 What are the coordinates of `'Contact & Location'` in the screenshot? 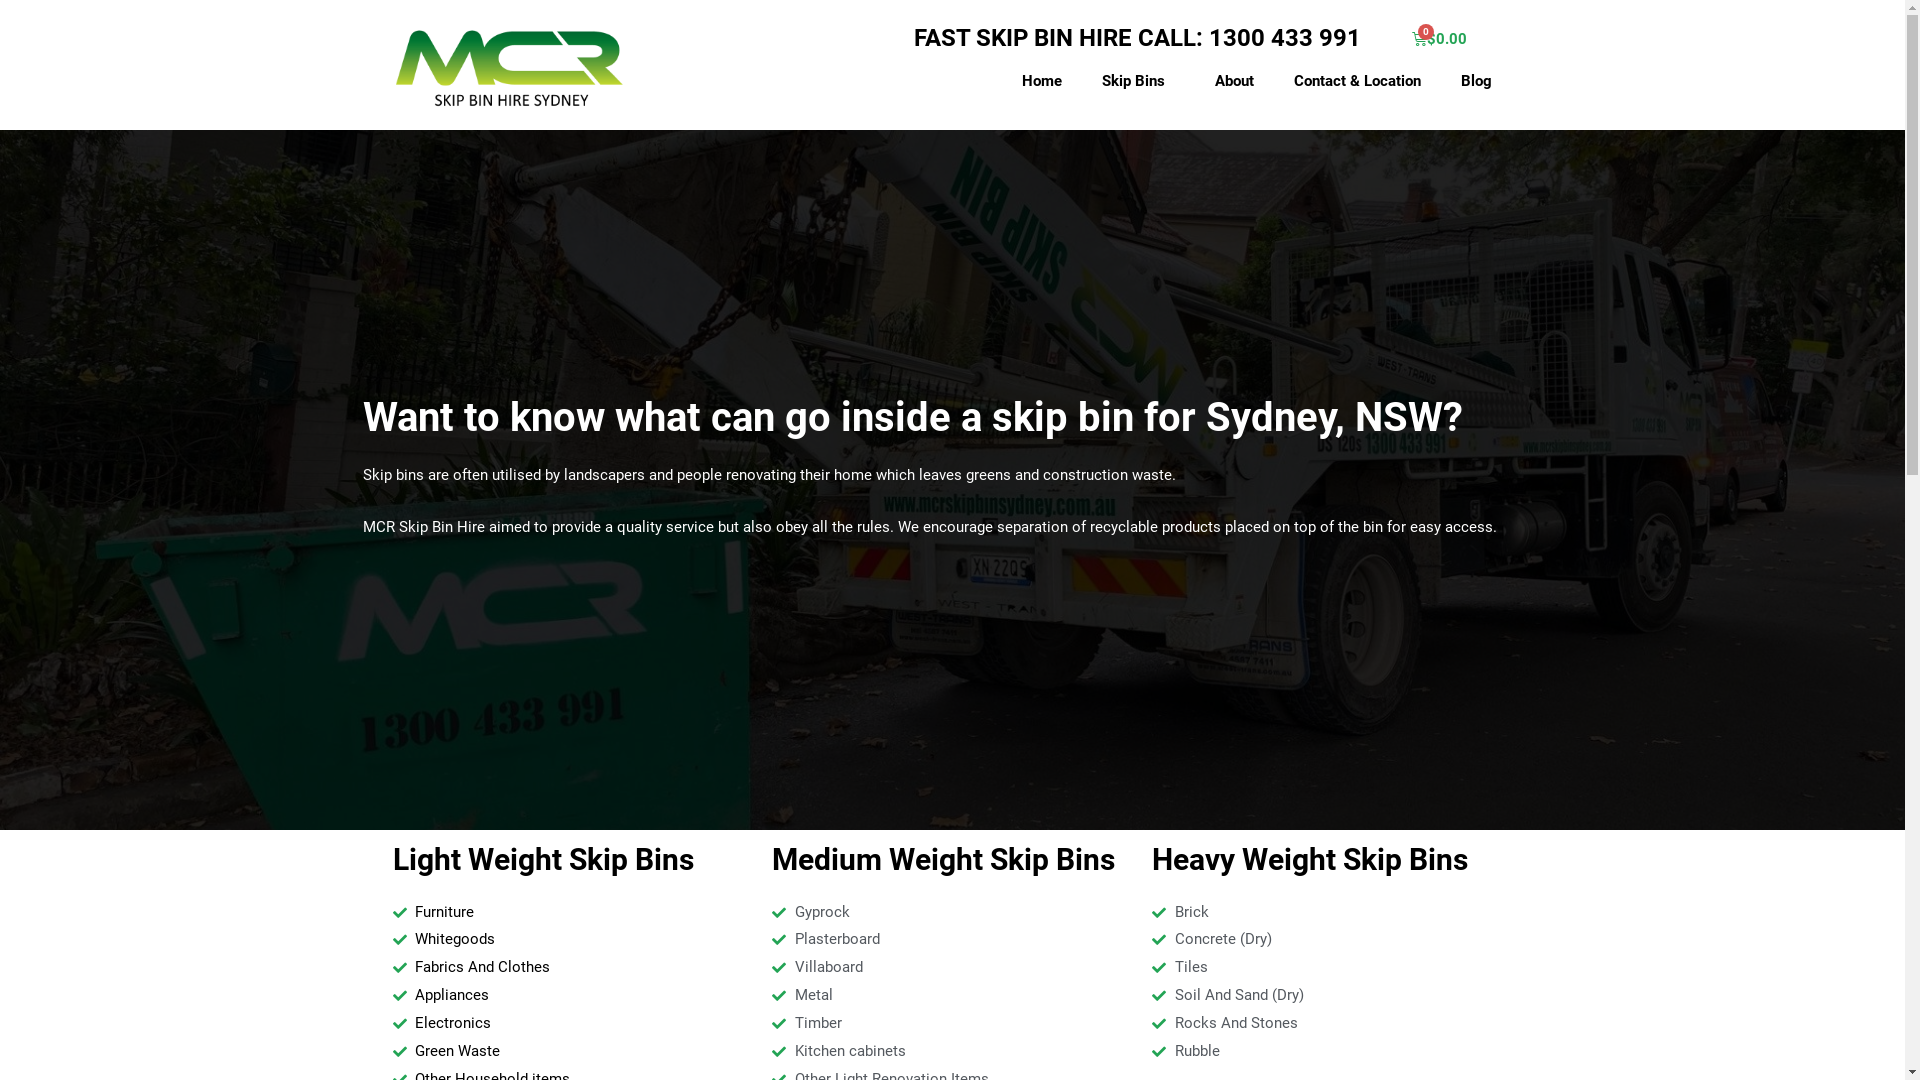 It's located at (1357, 80).